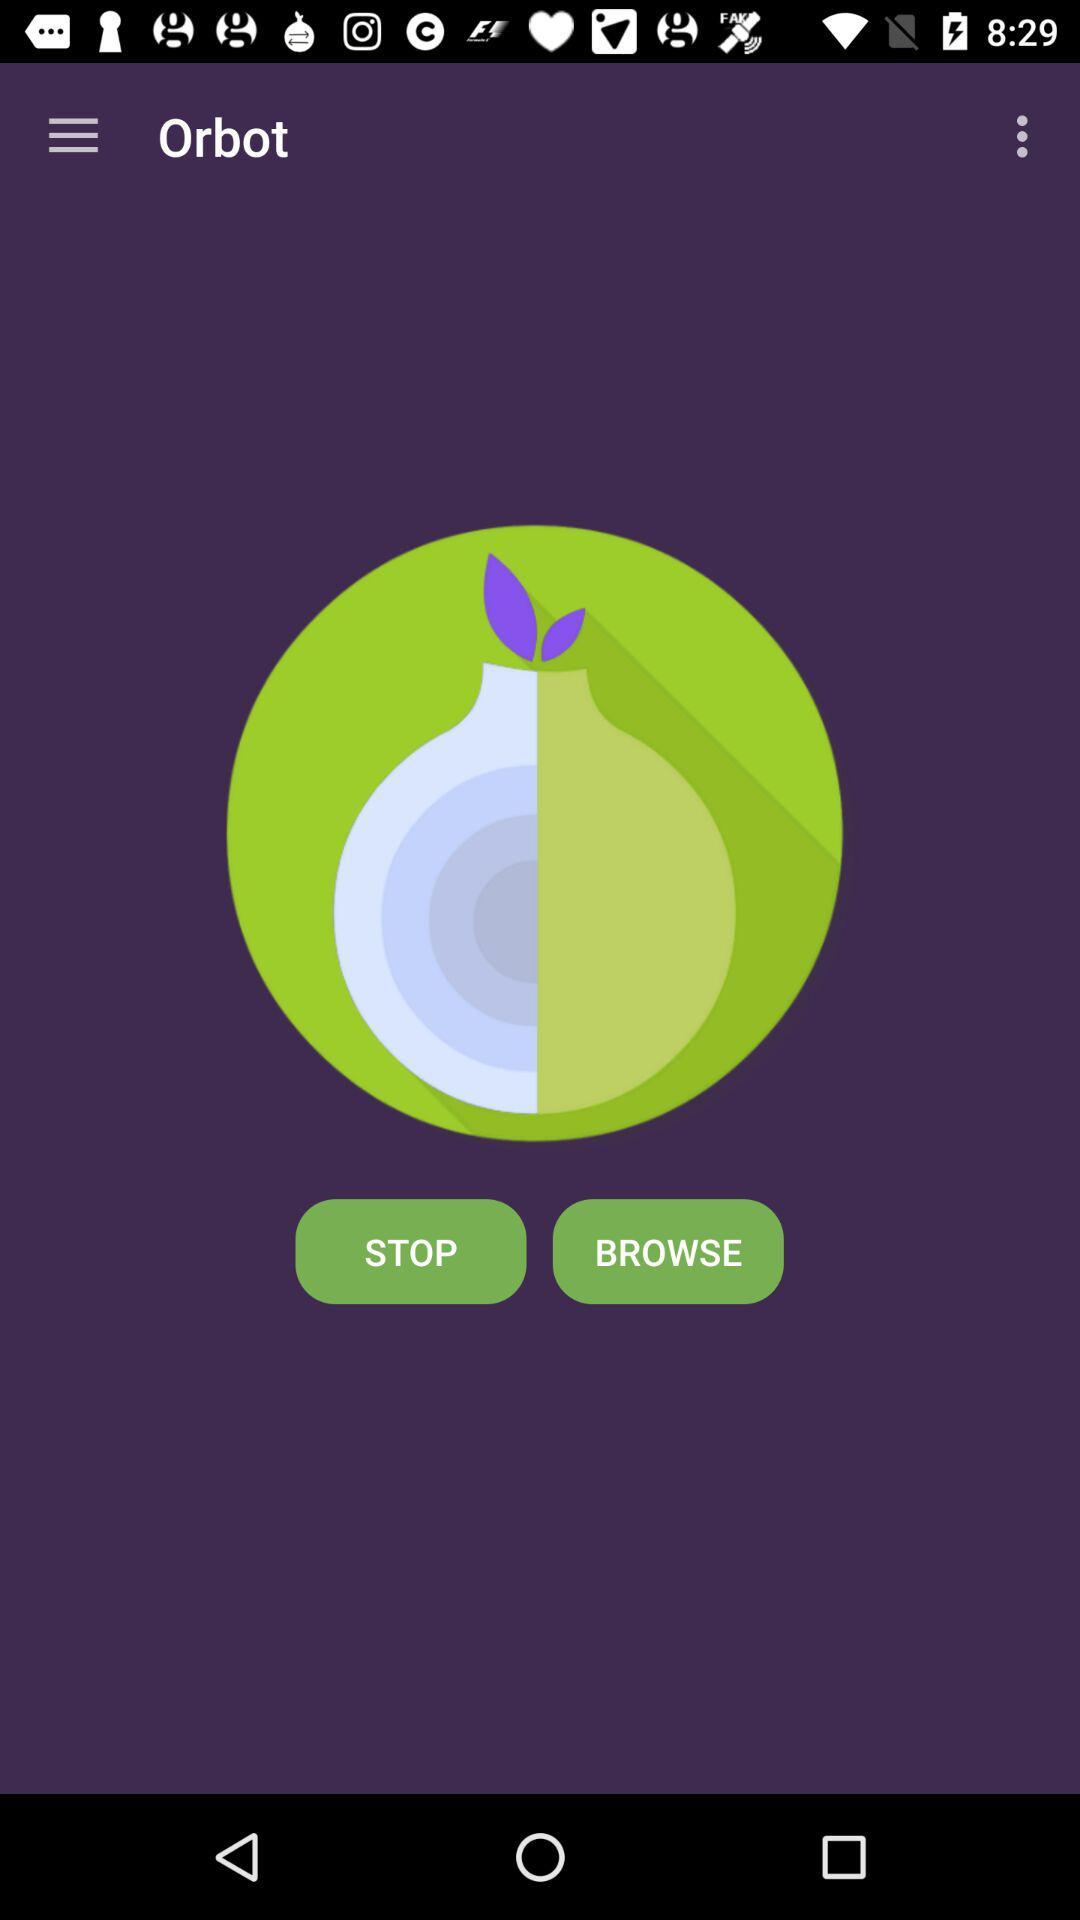 Image resolution: width=1080 pixels, height=1920 pixels. What do you see at coordinates (410, 1250) in the screenshot?
I see `stop item` at bounding box center [410, 1250].